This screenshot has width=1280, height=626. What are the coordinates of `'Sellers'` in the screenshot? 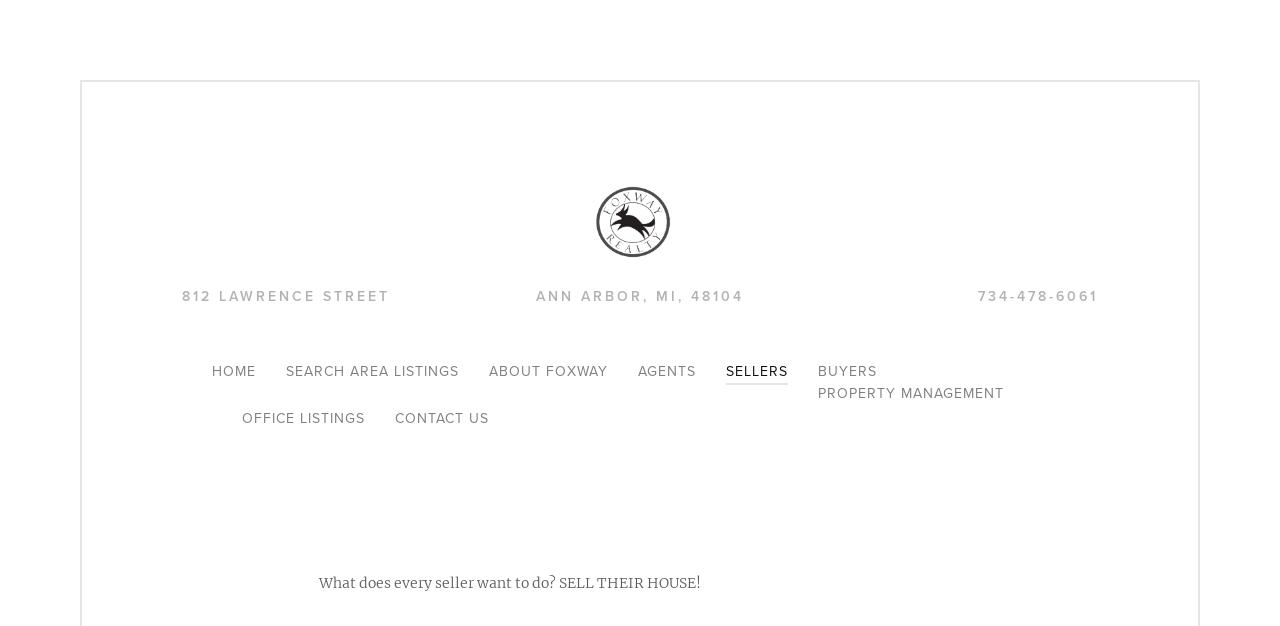 It's located at (755, 371).